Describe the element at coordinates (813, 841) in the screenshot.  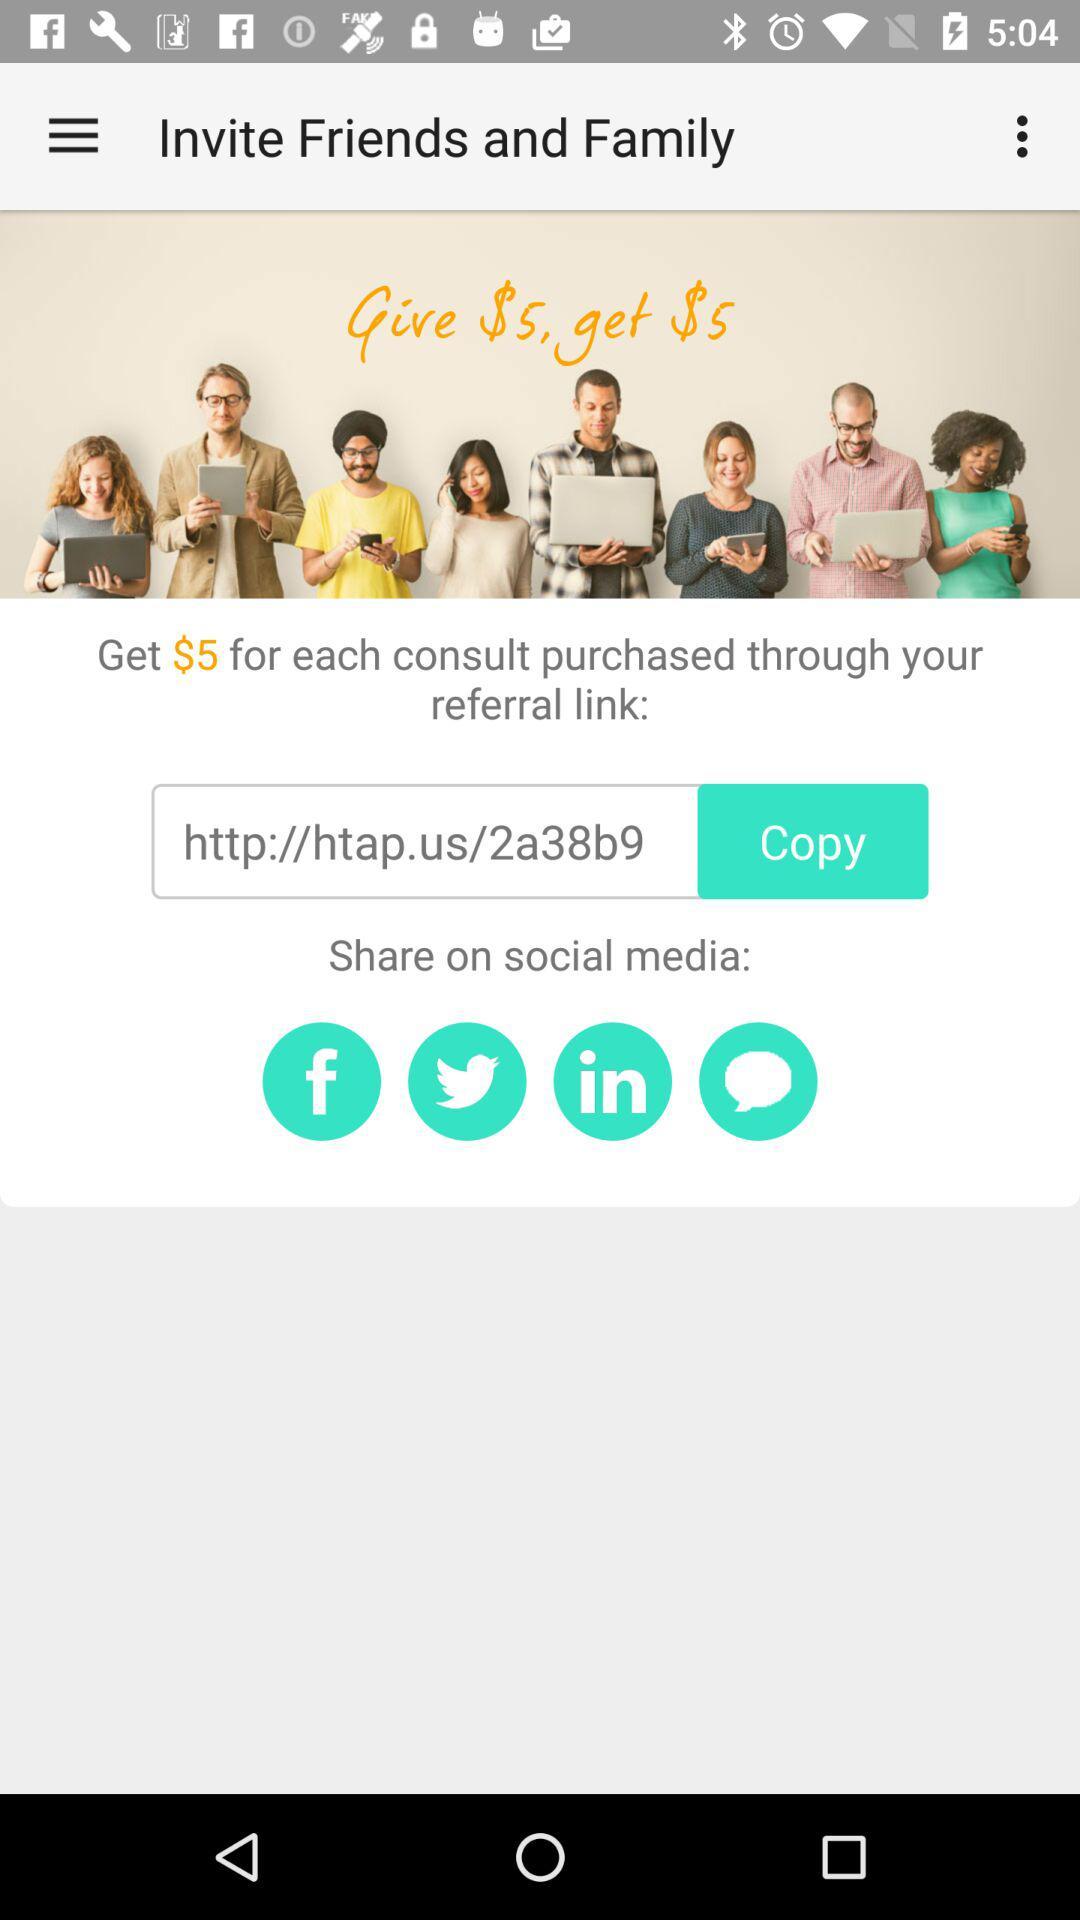
I see `the icon above the share on social item` at that location.